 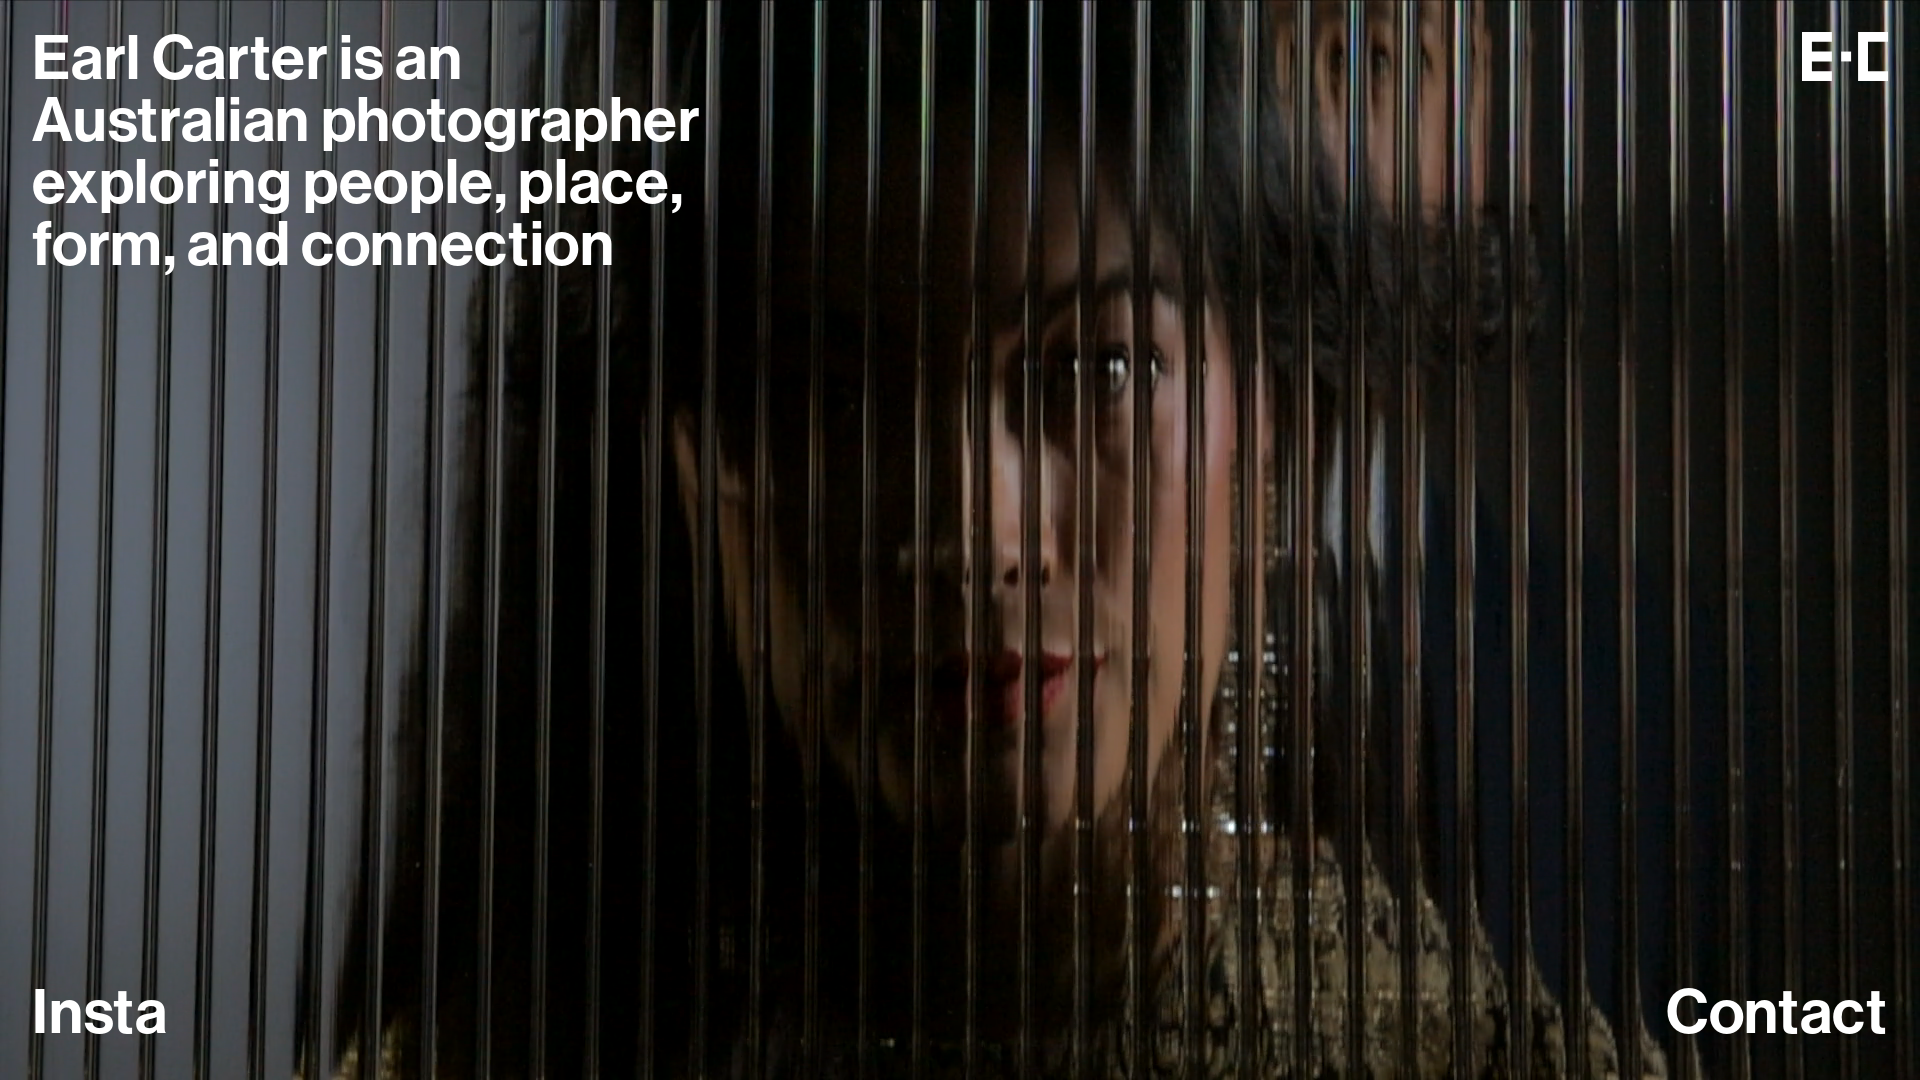 I want to click on 'Earl ?', so click(x=107, y=60).